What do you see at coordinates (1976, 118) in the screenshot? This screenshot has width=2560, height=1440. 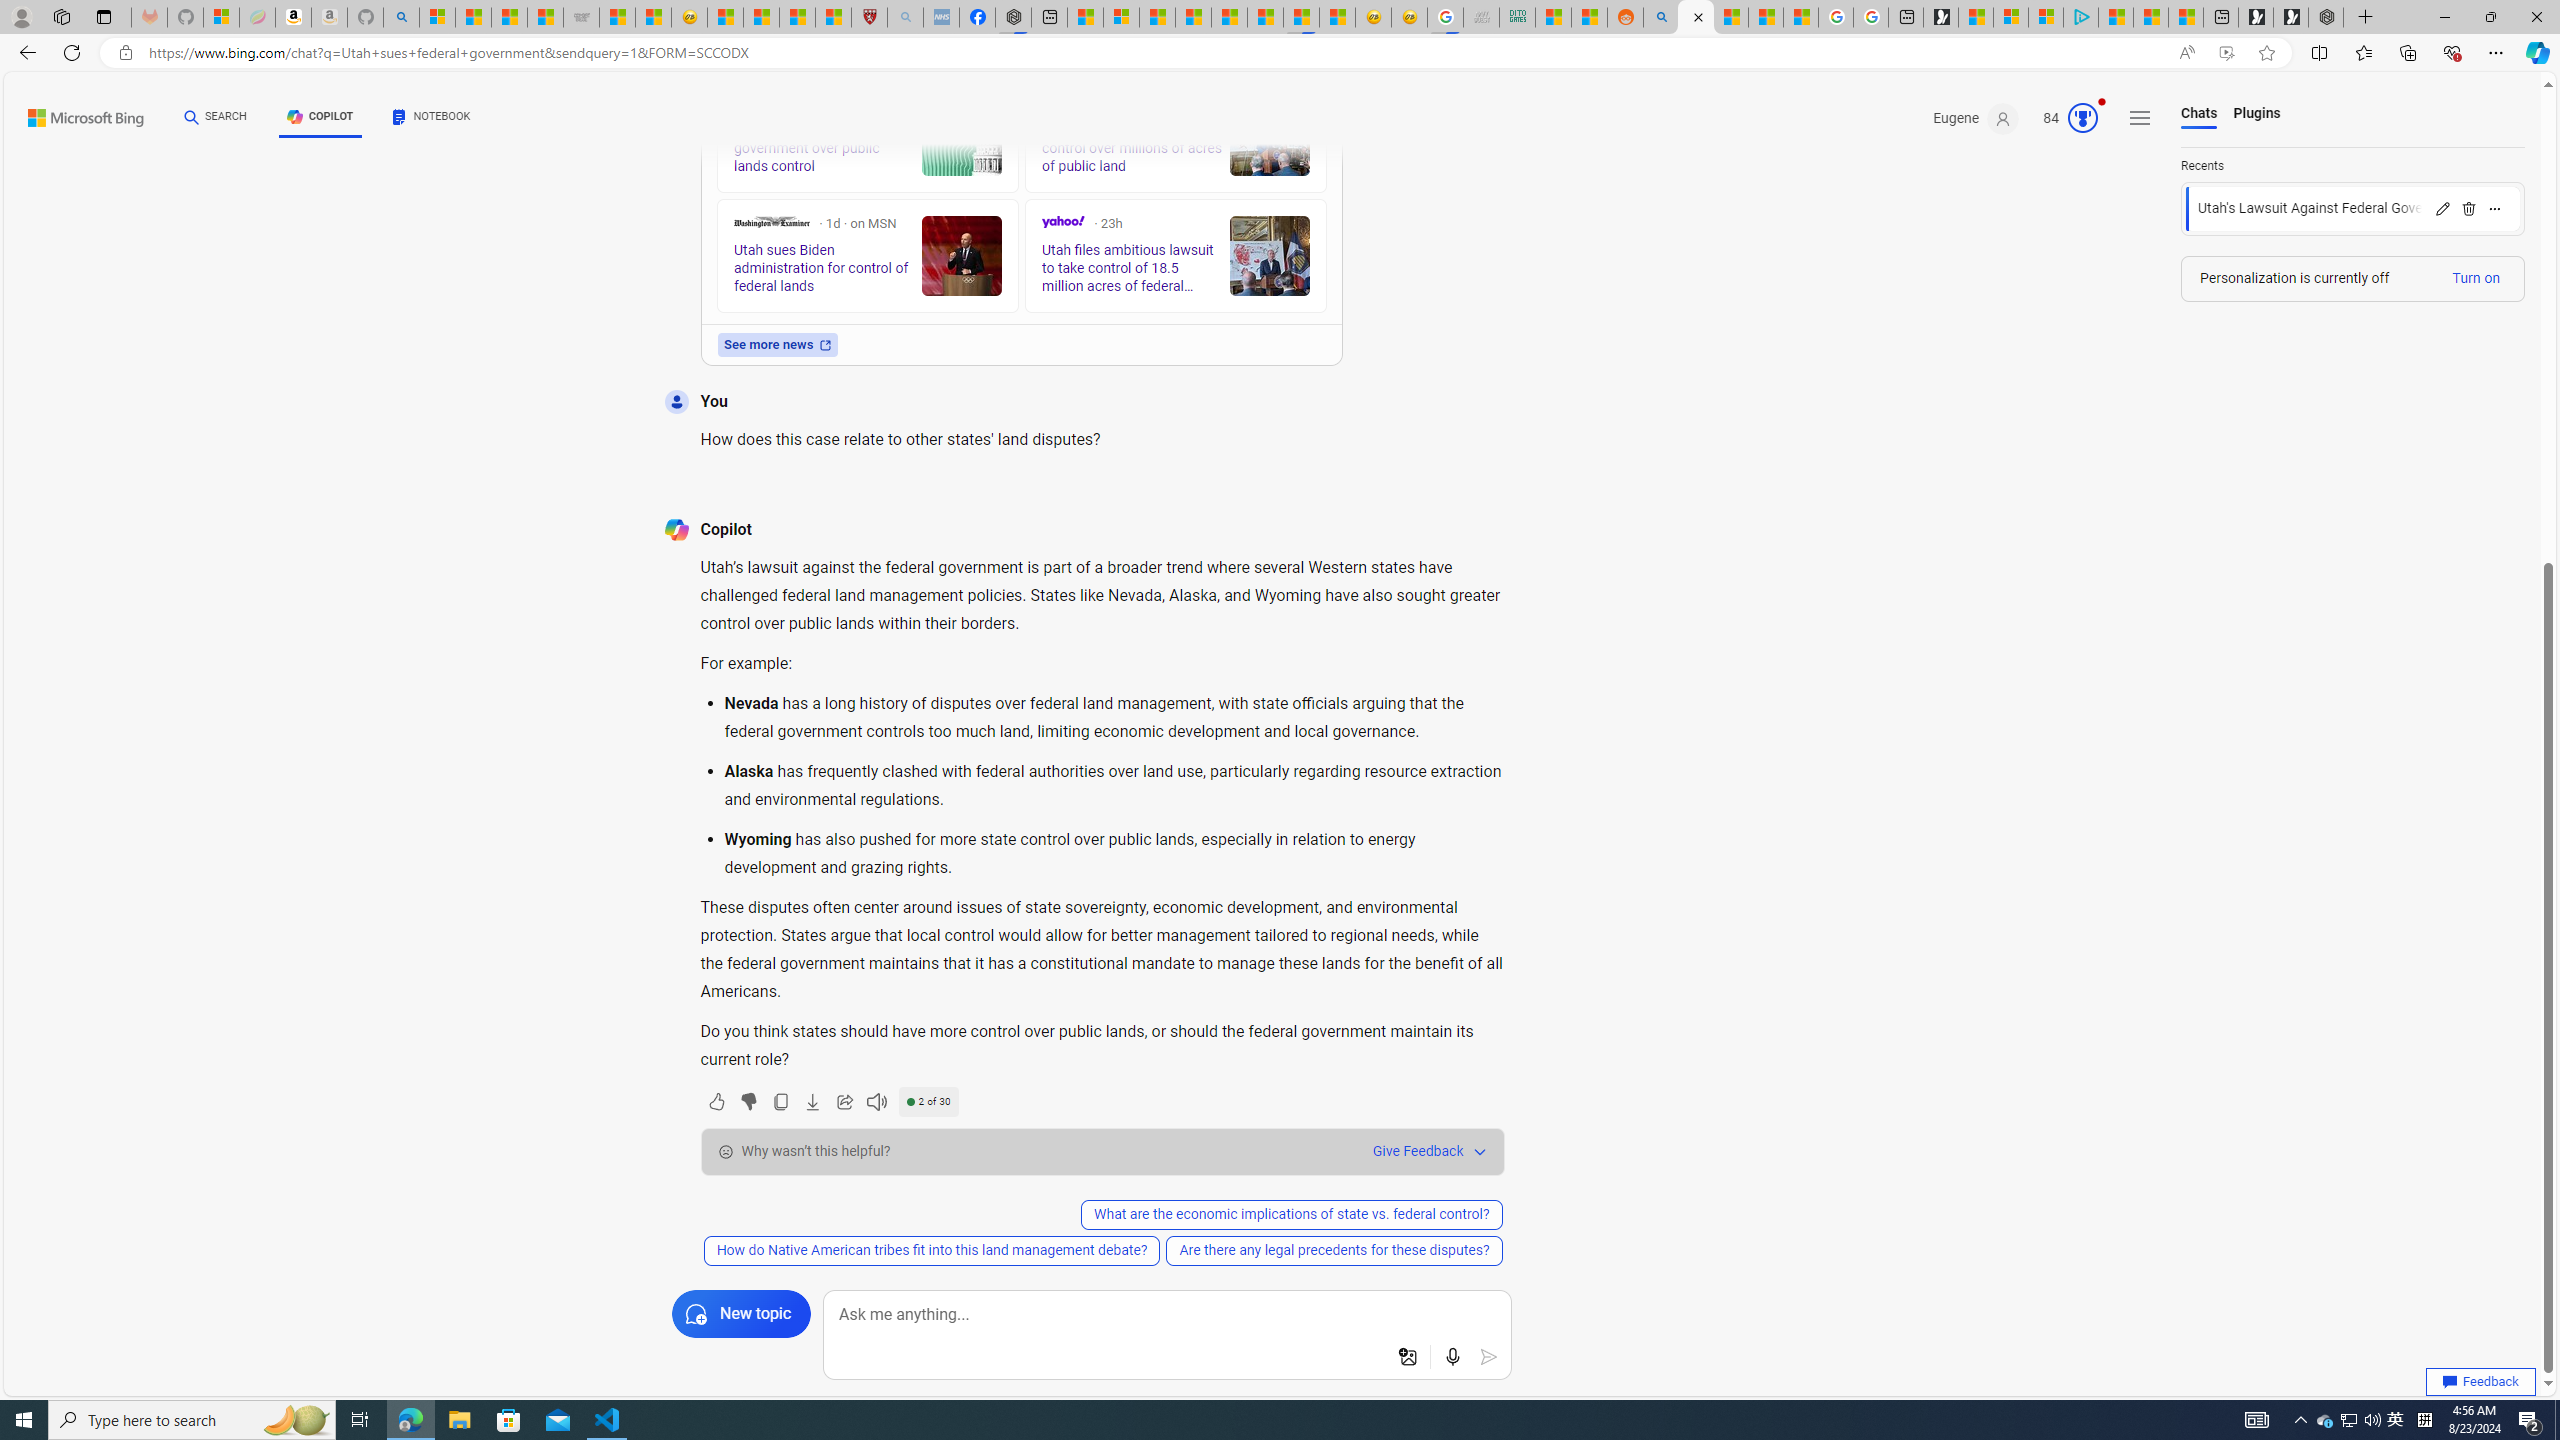 I see `'Eugene'` at bounding box center [1976, 118].